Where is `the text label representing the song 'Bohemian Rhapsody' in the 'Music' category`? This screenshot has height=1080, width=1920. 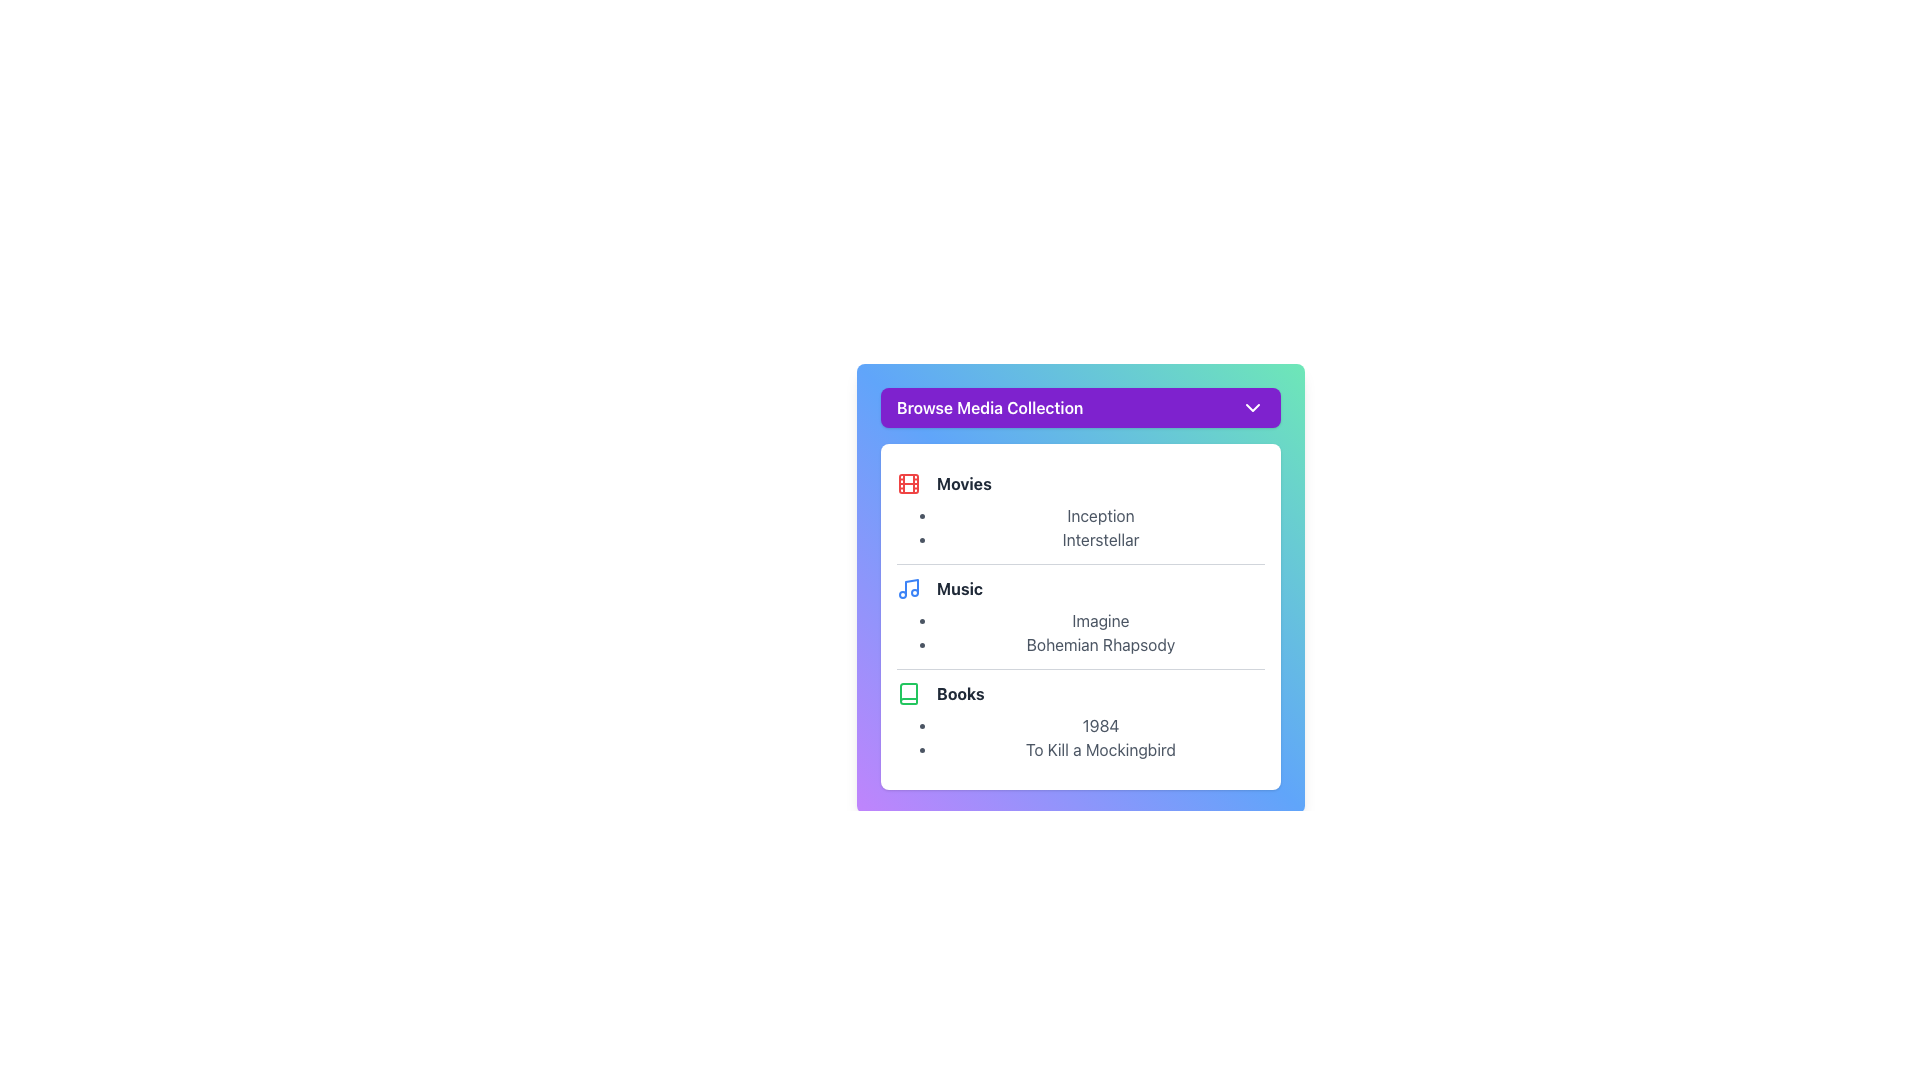 the text label representing the song 'Bohemian Rhapsody' in the 'Music' category is located at coordinates (1099, 644).